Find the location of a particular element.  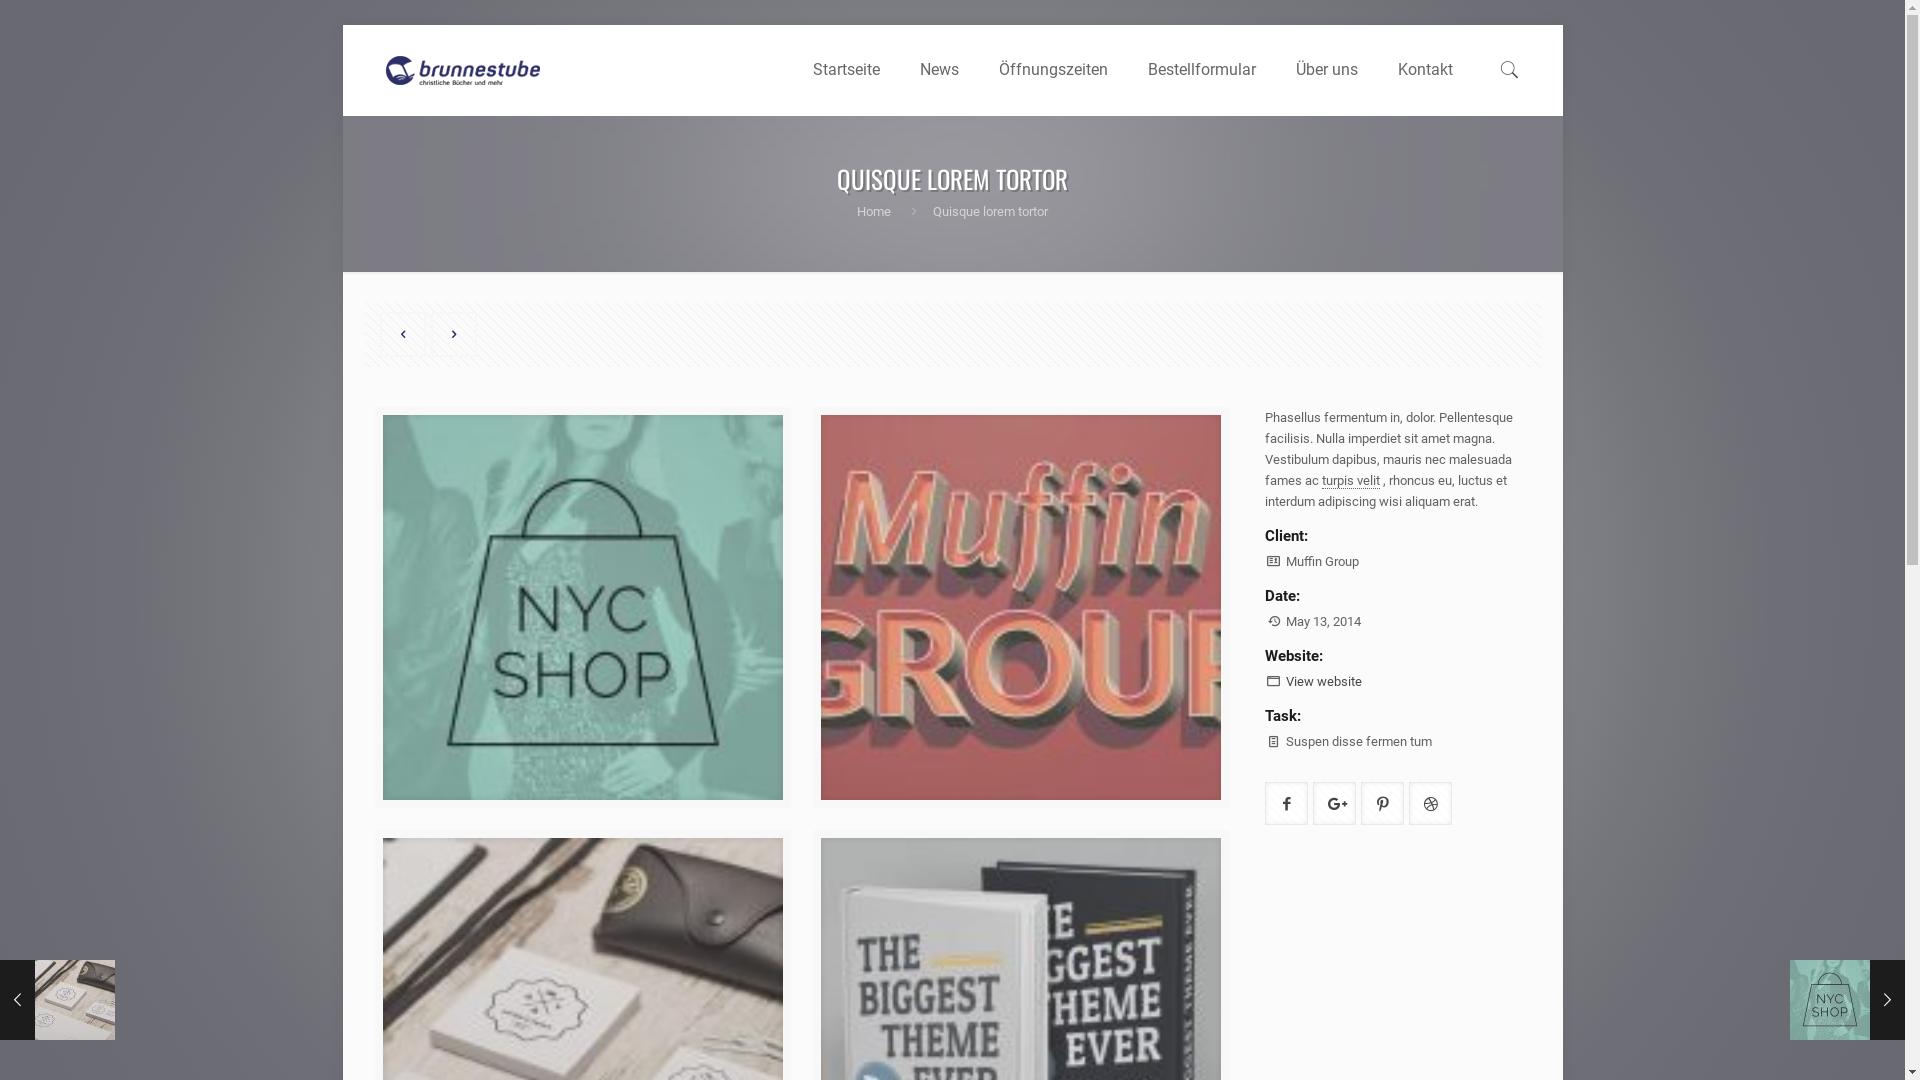

'Brunnestube' is located at coordinates (460, 68).